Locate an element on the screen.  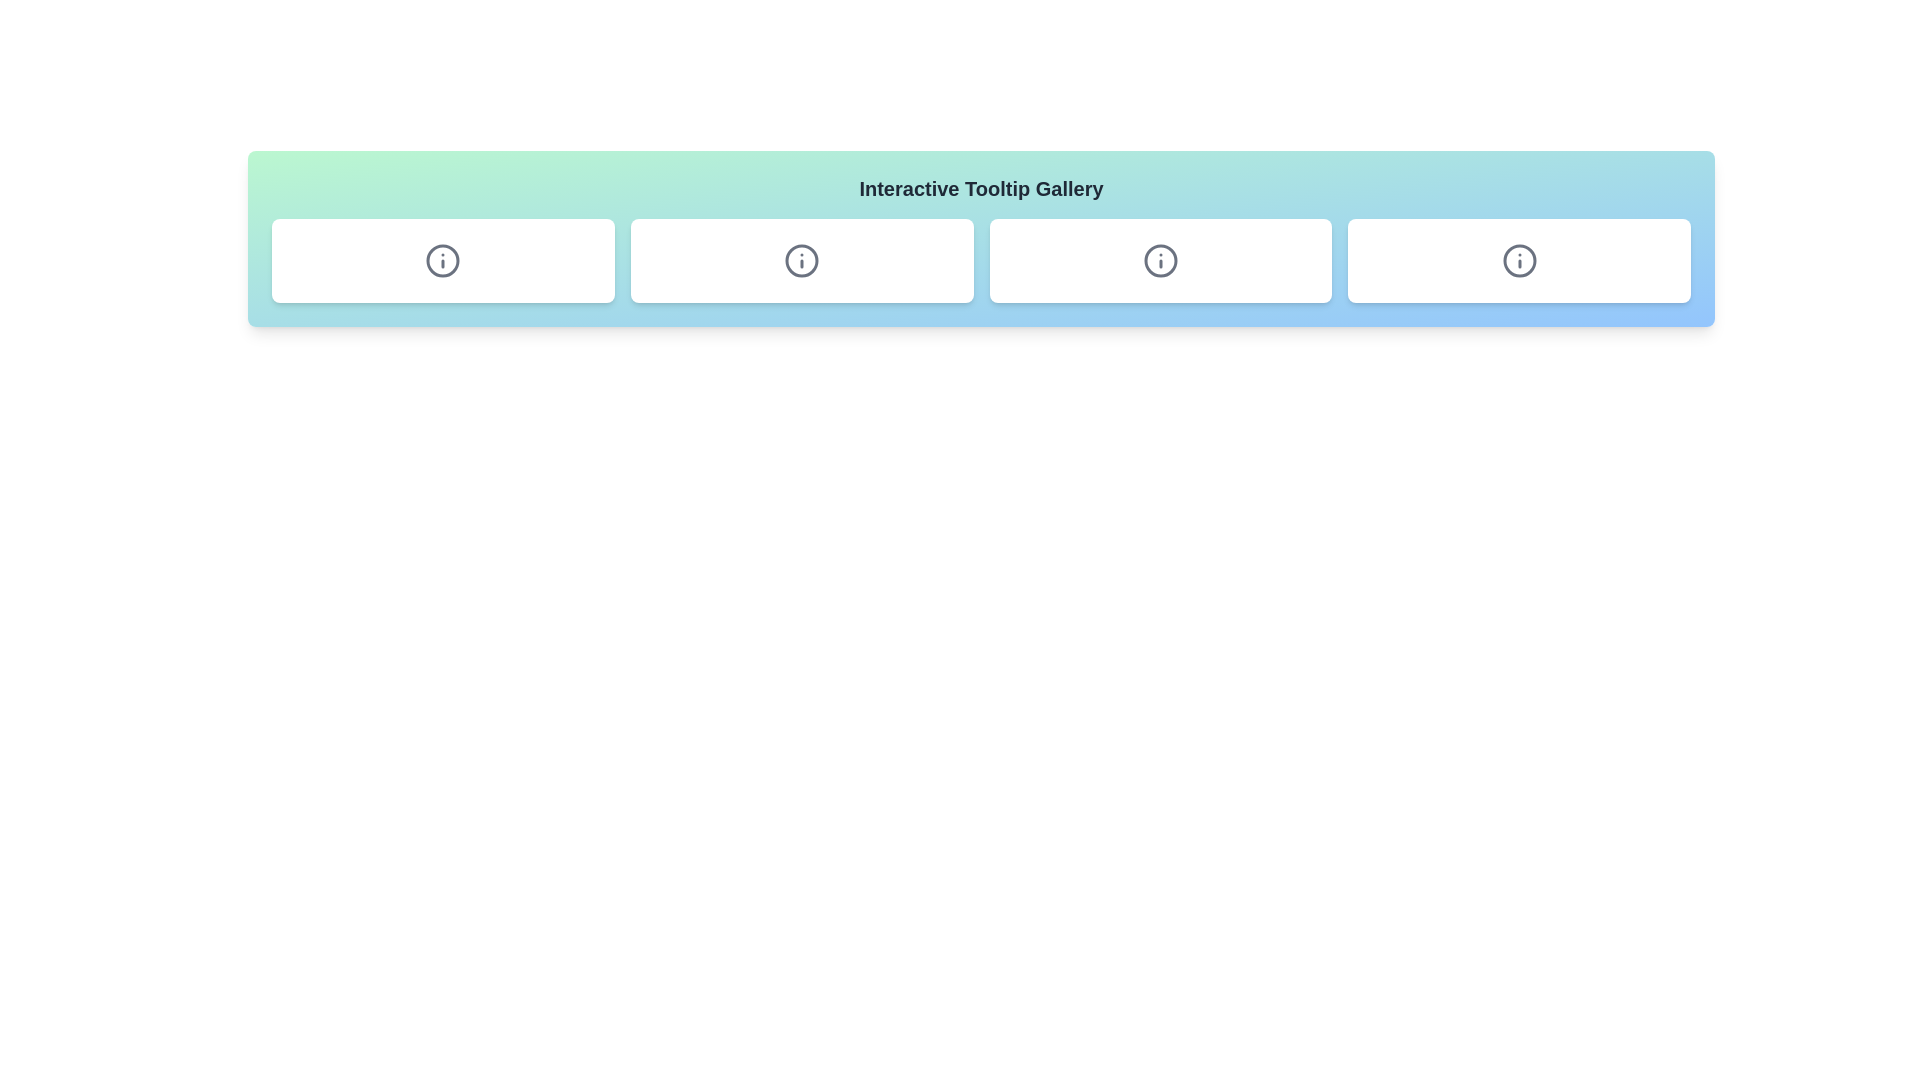
the informational icon located in the middle-left of the second box in a set of four horizontal boxes is located at coordinates (442, 260).